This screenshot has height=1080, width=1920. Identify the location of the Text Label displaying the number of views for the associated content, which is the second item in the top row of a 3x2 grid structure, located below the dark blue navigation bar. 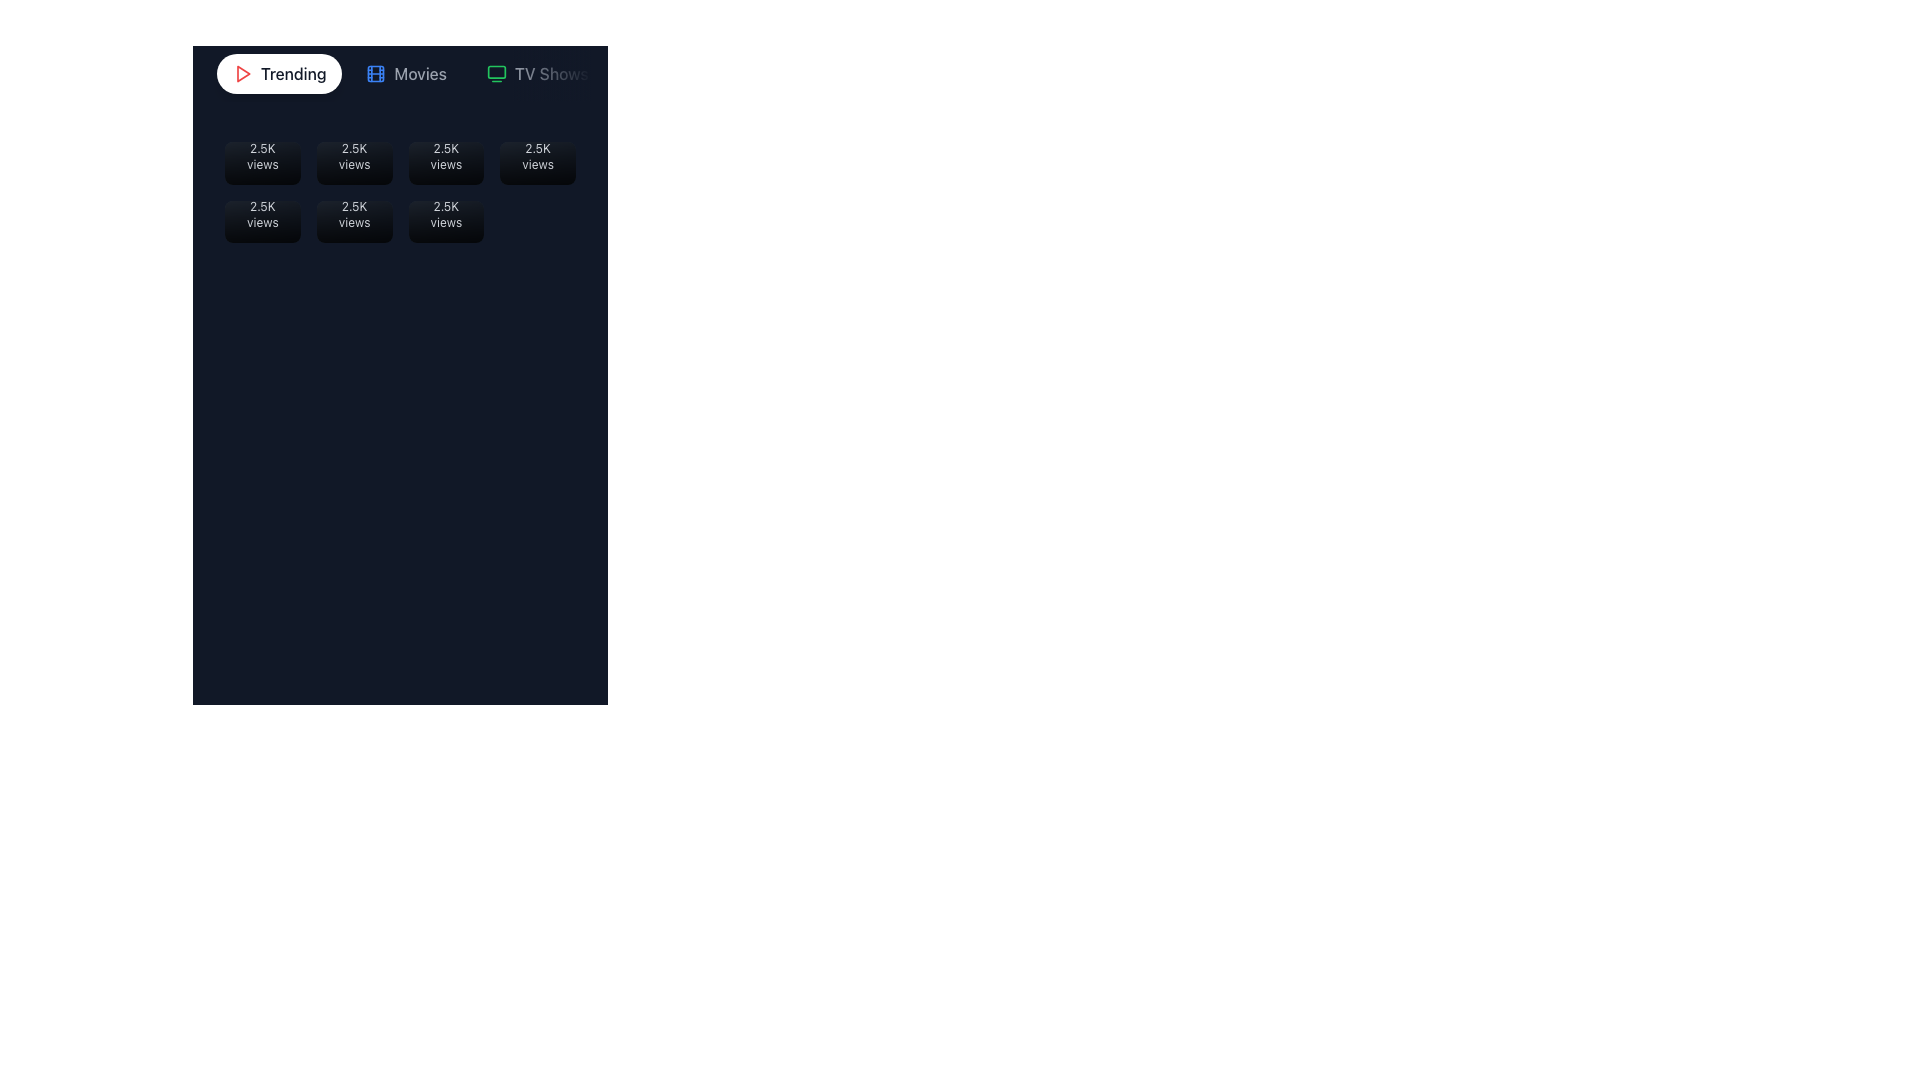
(445, 145).